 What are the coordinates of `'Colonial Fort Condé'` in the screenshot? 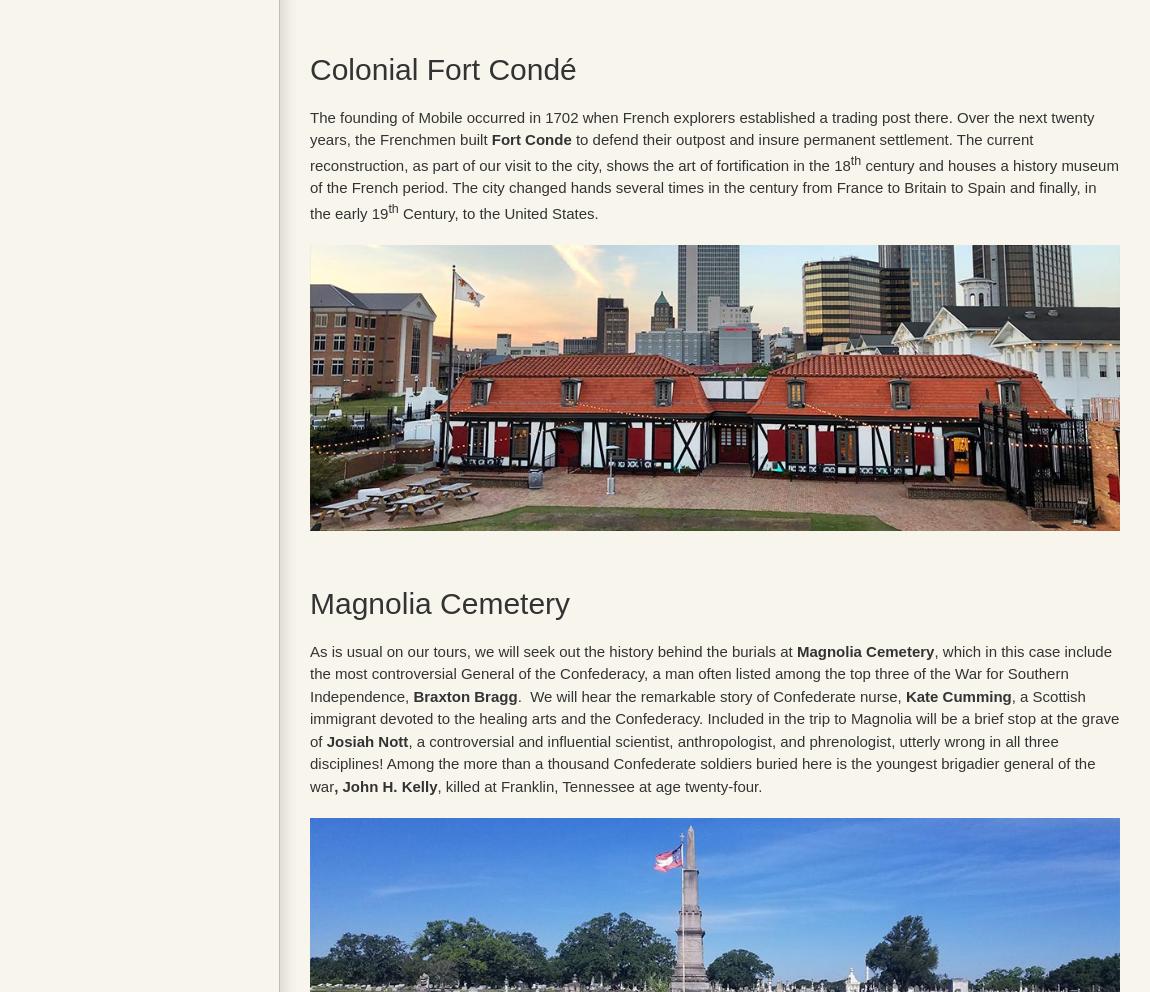 It's located at (442, 68).